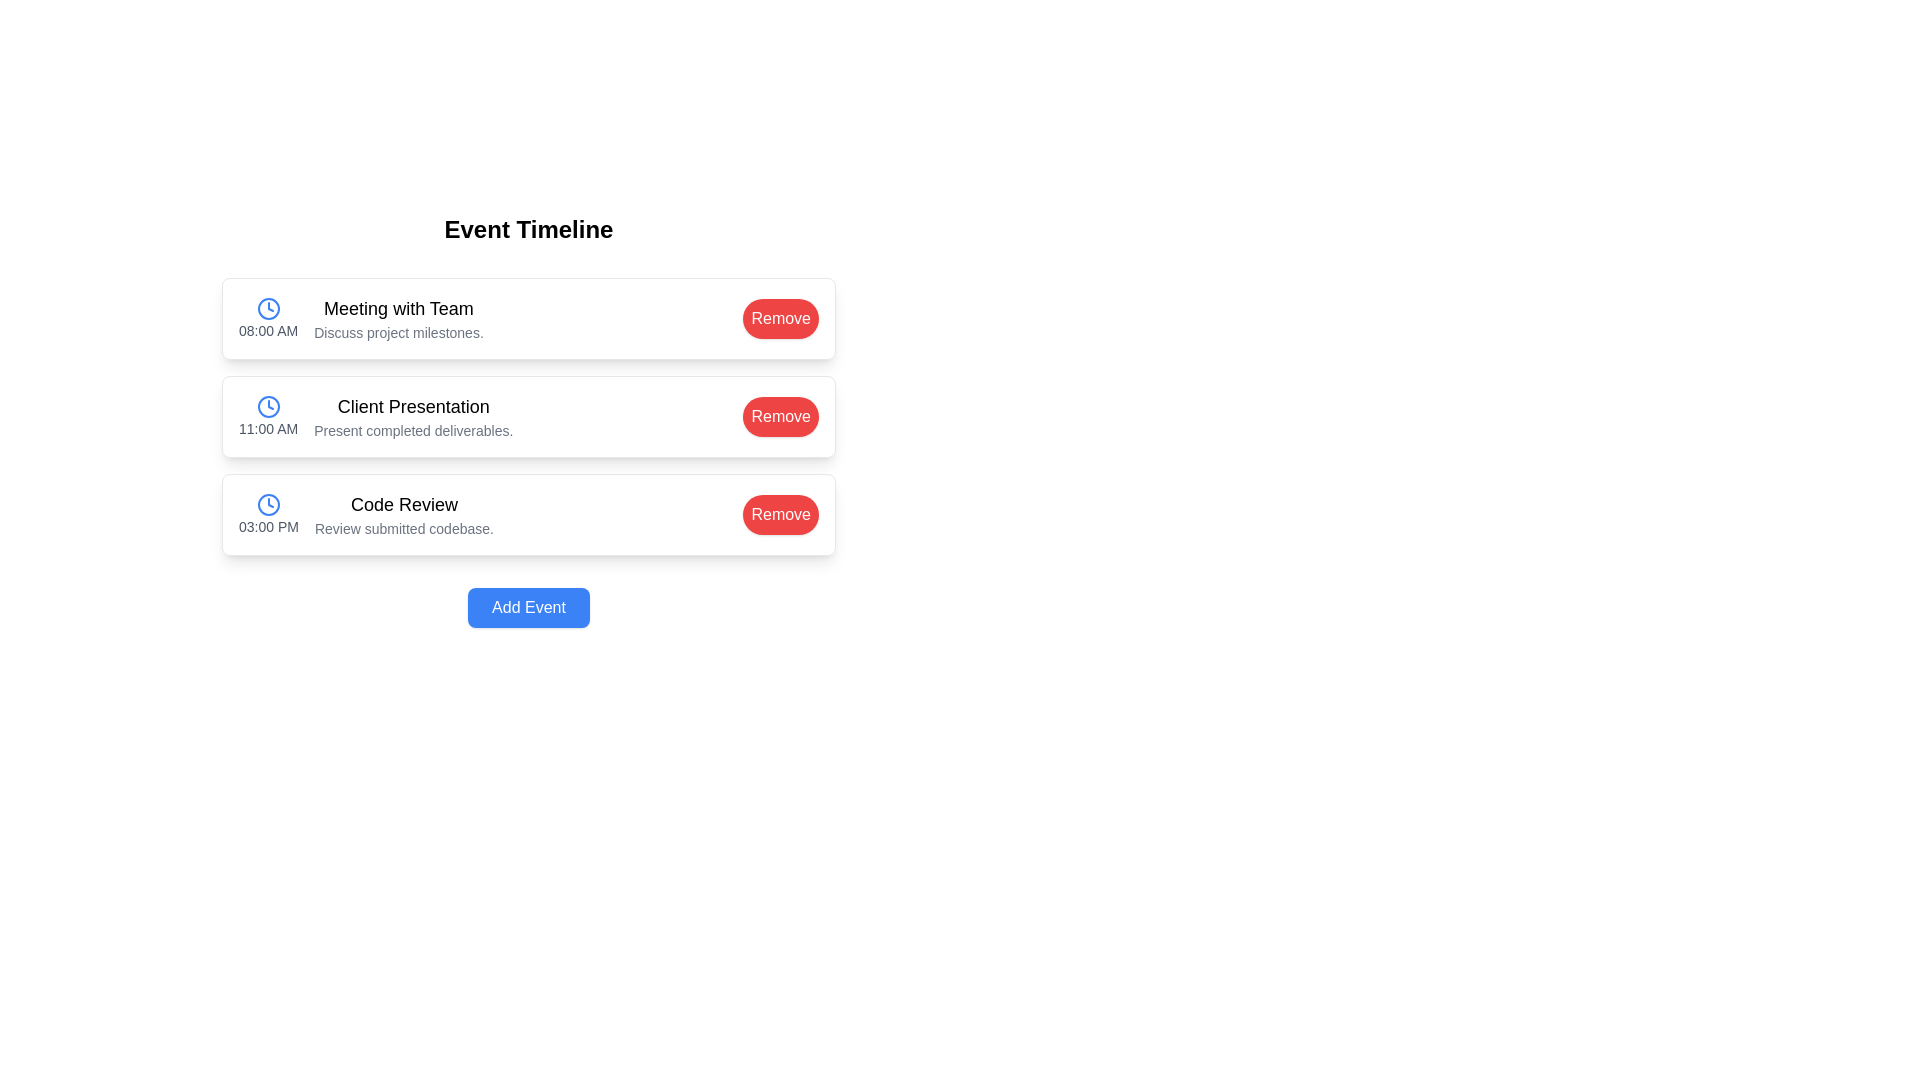 The width and height of the screenshot is (1920, 1080). I want to click on the circular blue clock icon located on the left side of the first row in the timeline list under the 'Event Timeline' section, adjacent to the 'Meeting with Team' text and the '08:00 AM' time description, so click(267, 308).